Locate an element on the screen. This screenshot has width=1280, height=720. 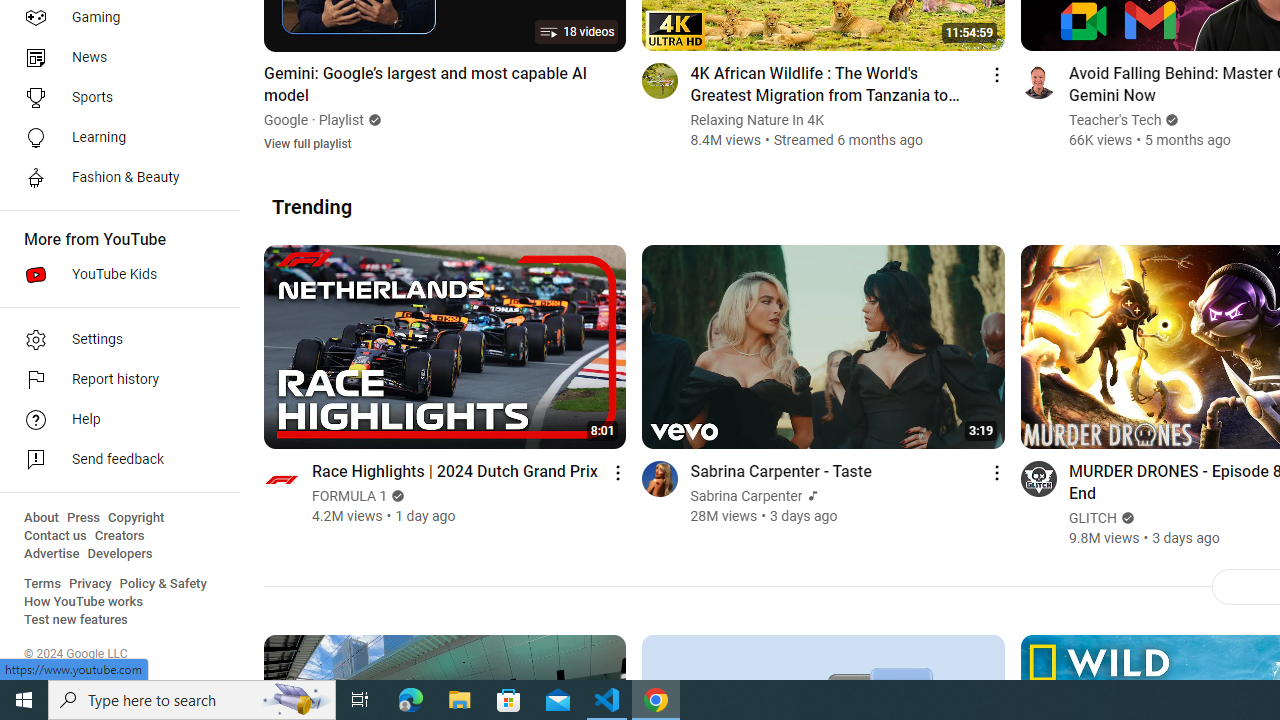
'Contact us' is located at coordinates (55, 535).